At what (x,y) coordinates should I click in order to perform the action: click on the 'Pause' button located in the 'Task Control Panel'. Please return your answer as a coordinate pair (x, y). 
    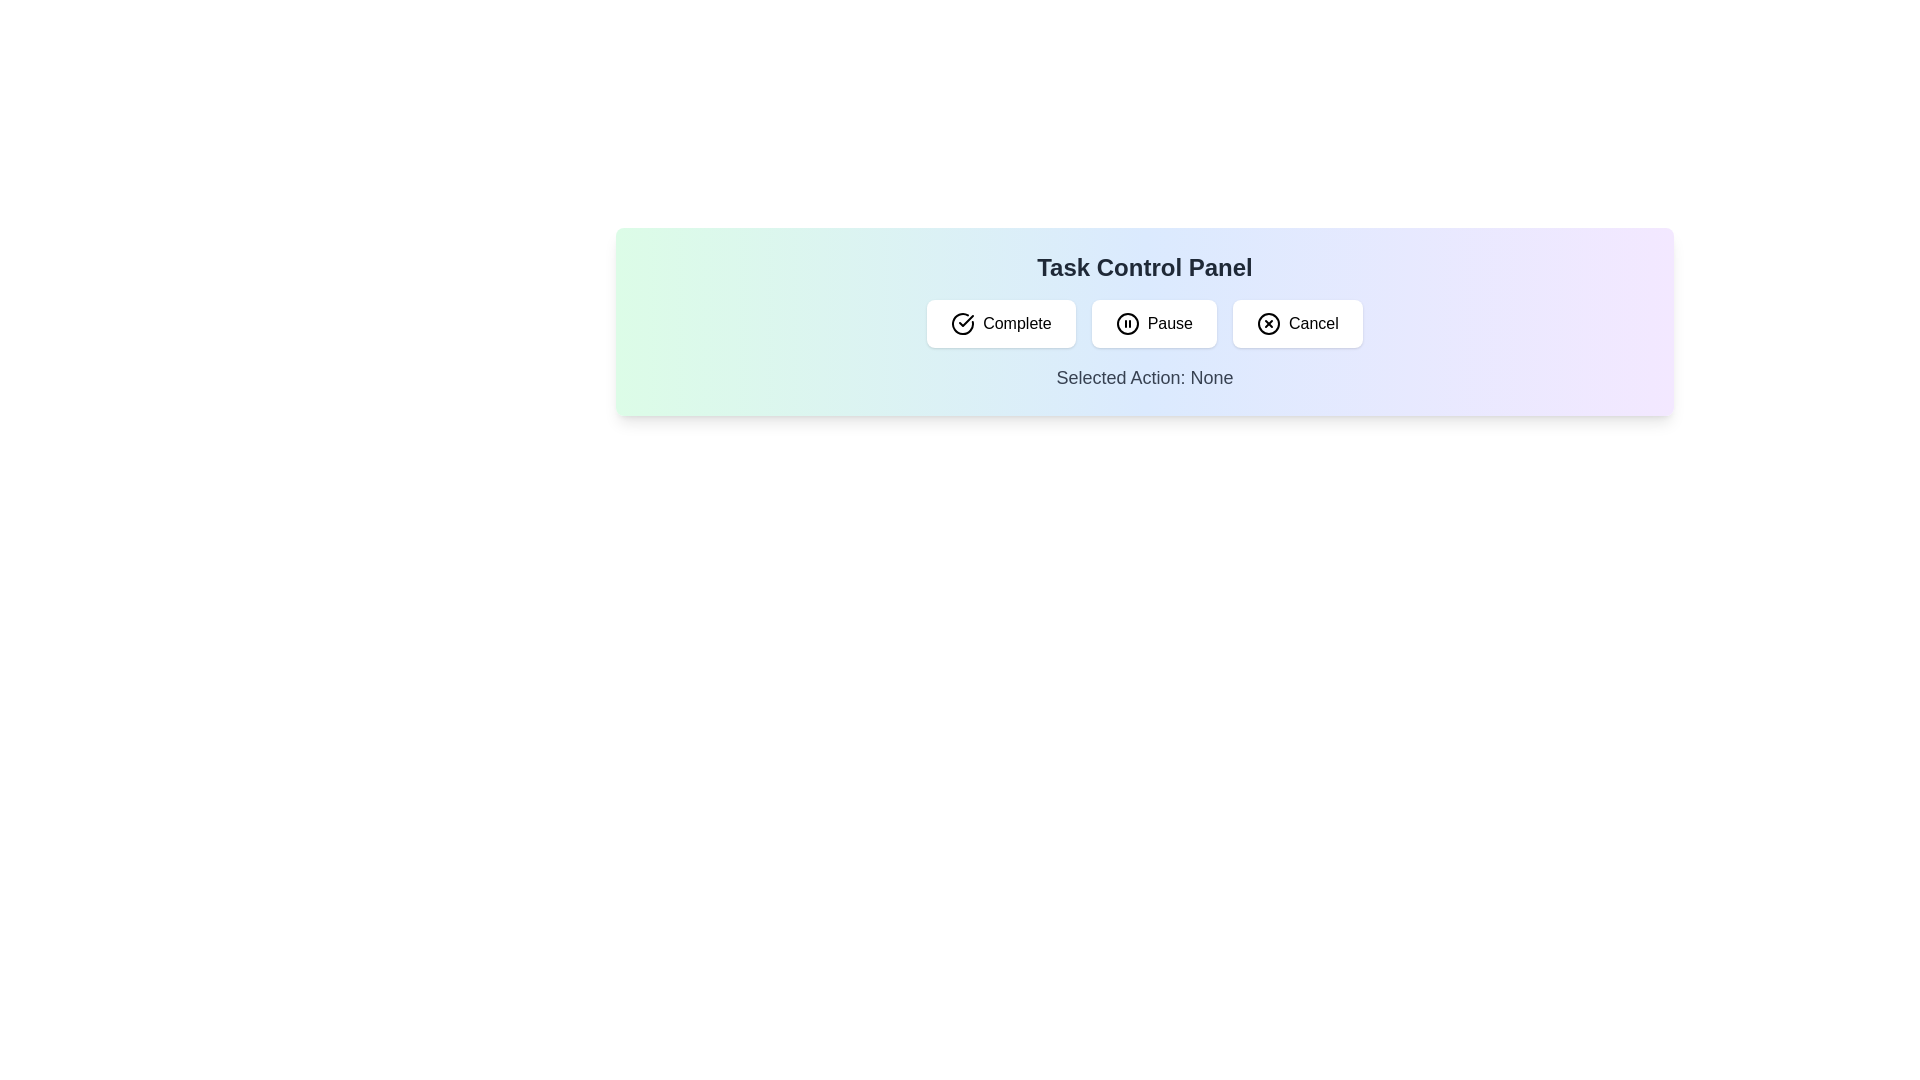
    Looking at the image, I should click on (1144, 323).